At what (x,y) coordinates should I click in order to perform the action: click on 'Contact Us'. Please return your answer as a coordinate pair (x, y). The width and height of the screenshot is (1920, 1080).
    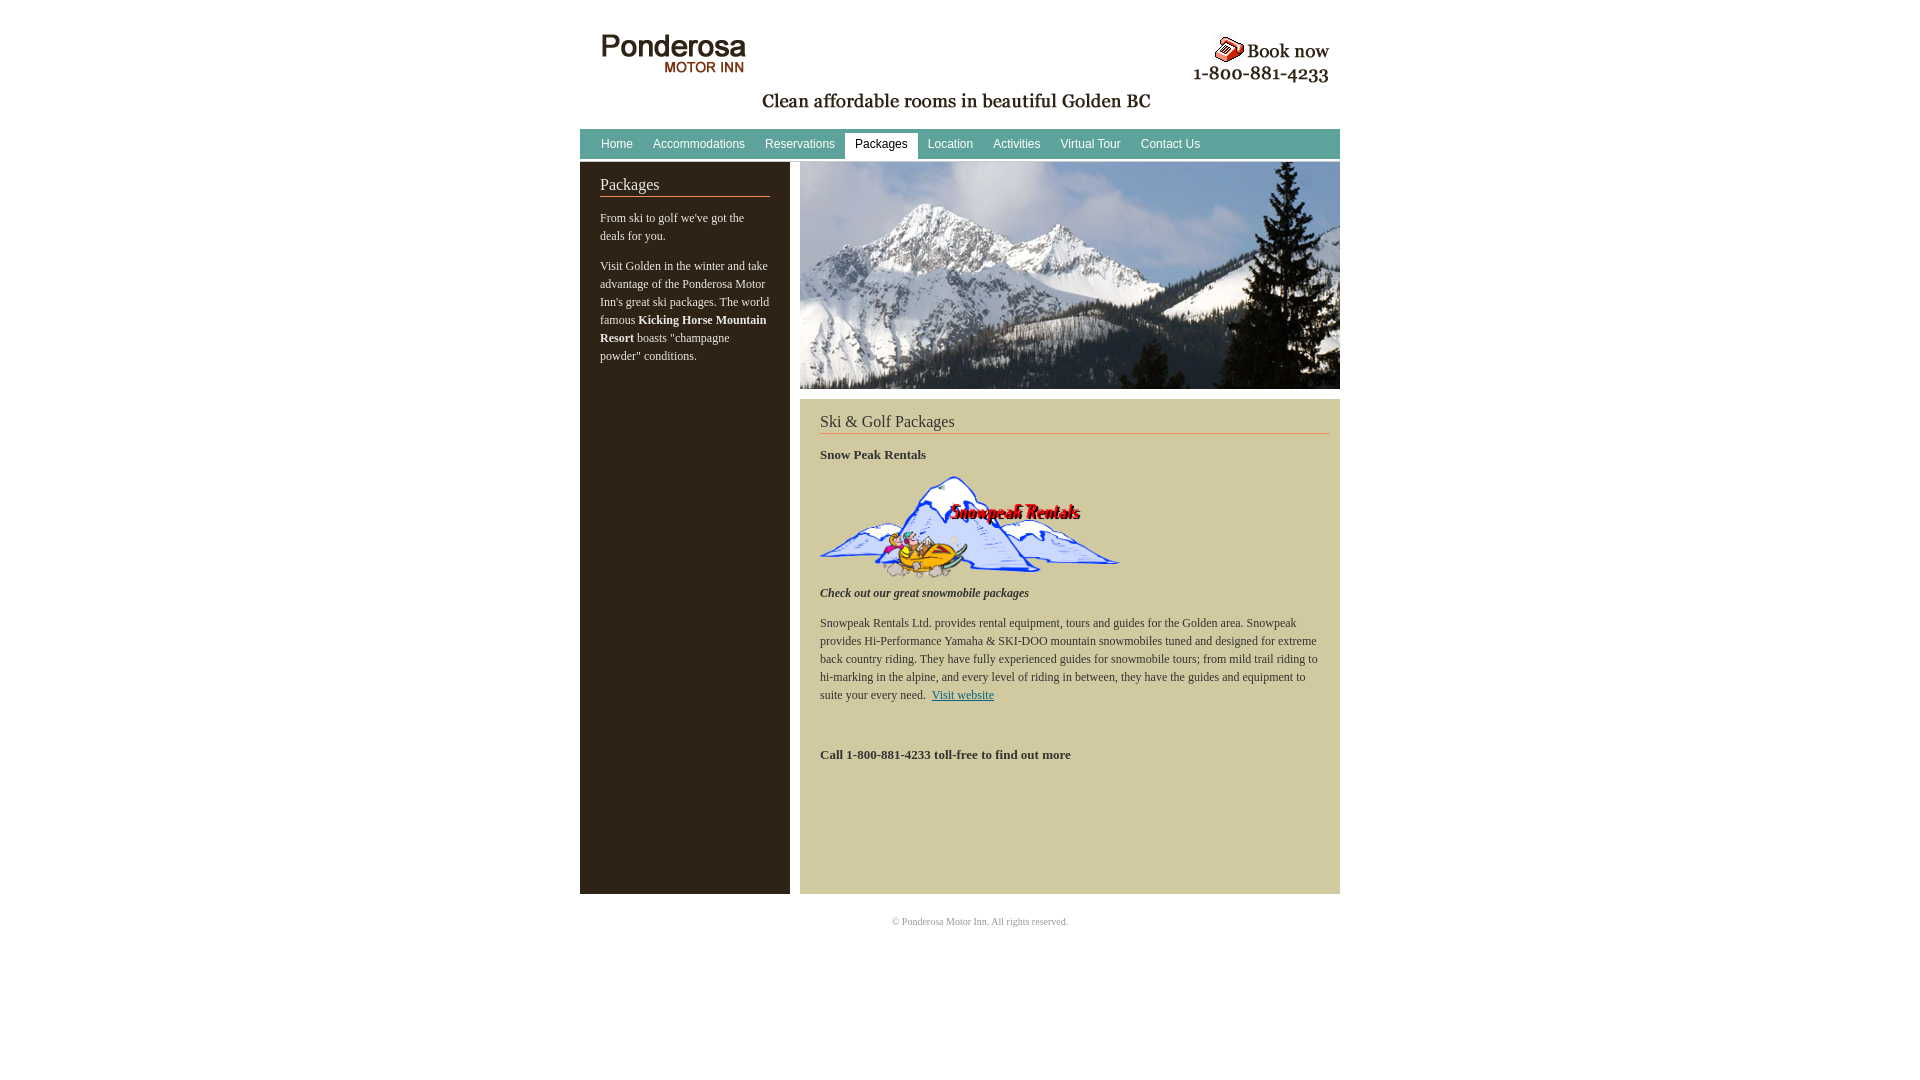
    Looking at the image, I should click on (1170, 145).